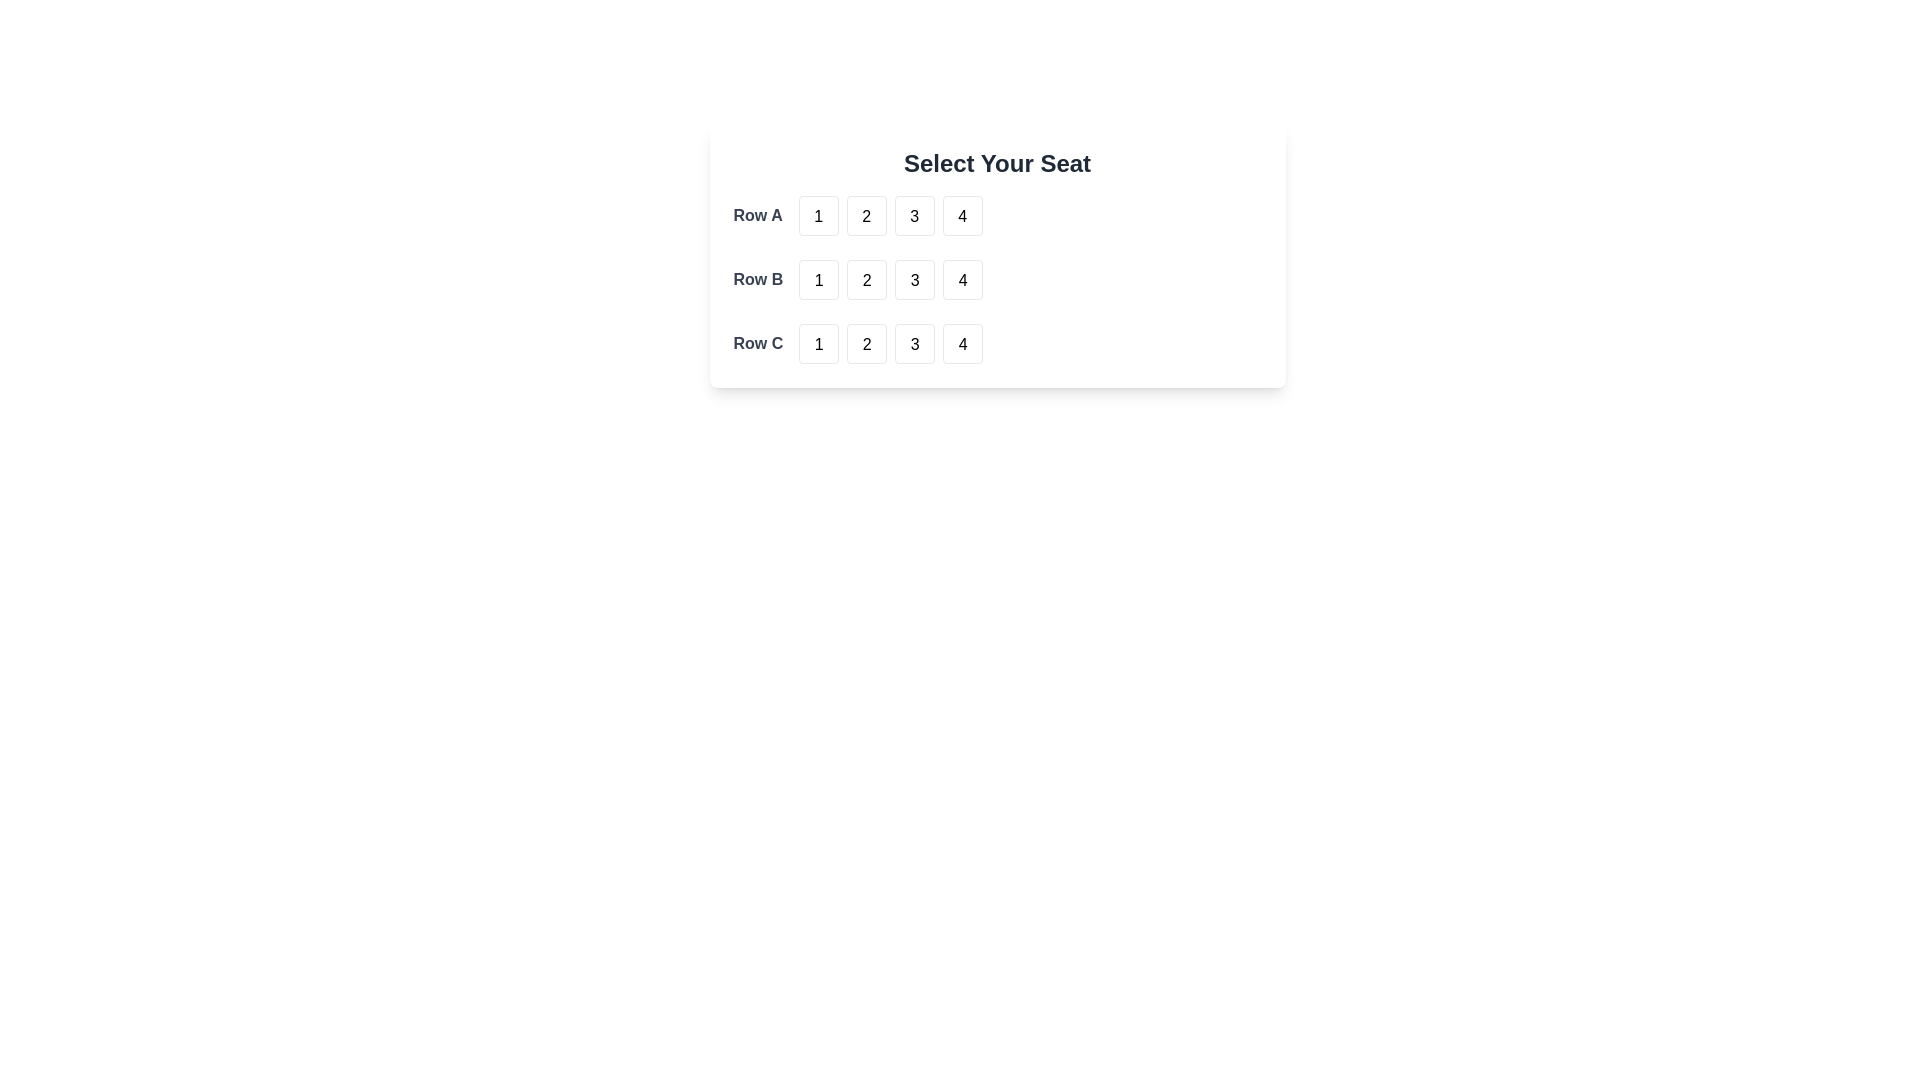 This screenshot has width=1920, height=1080. What do you see at coordinates (890, 342) in the screenshot?
I see `the second button labeled '2' in the row of interactive buttons under 'Row C' in the selection interface` at bounding box center [890, 342].